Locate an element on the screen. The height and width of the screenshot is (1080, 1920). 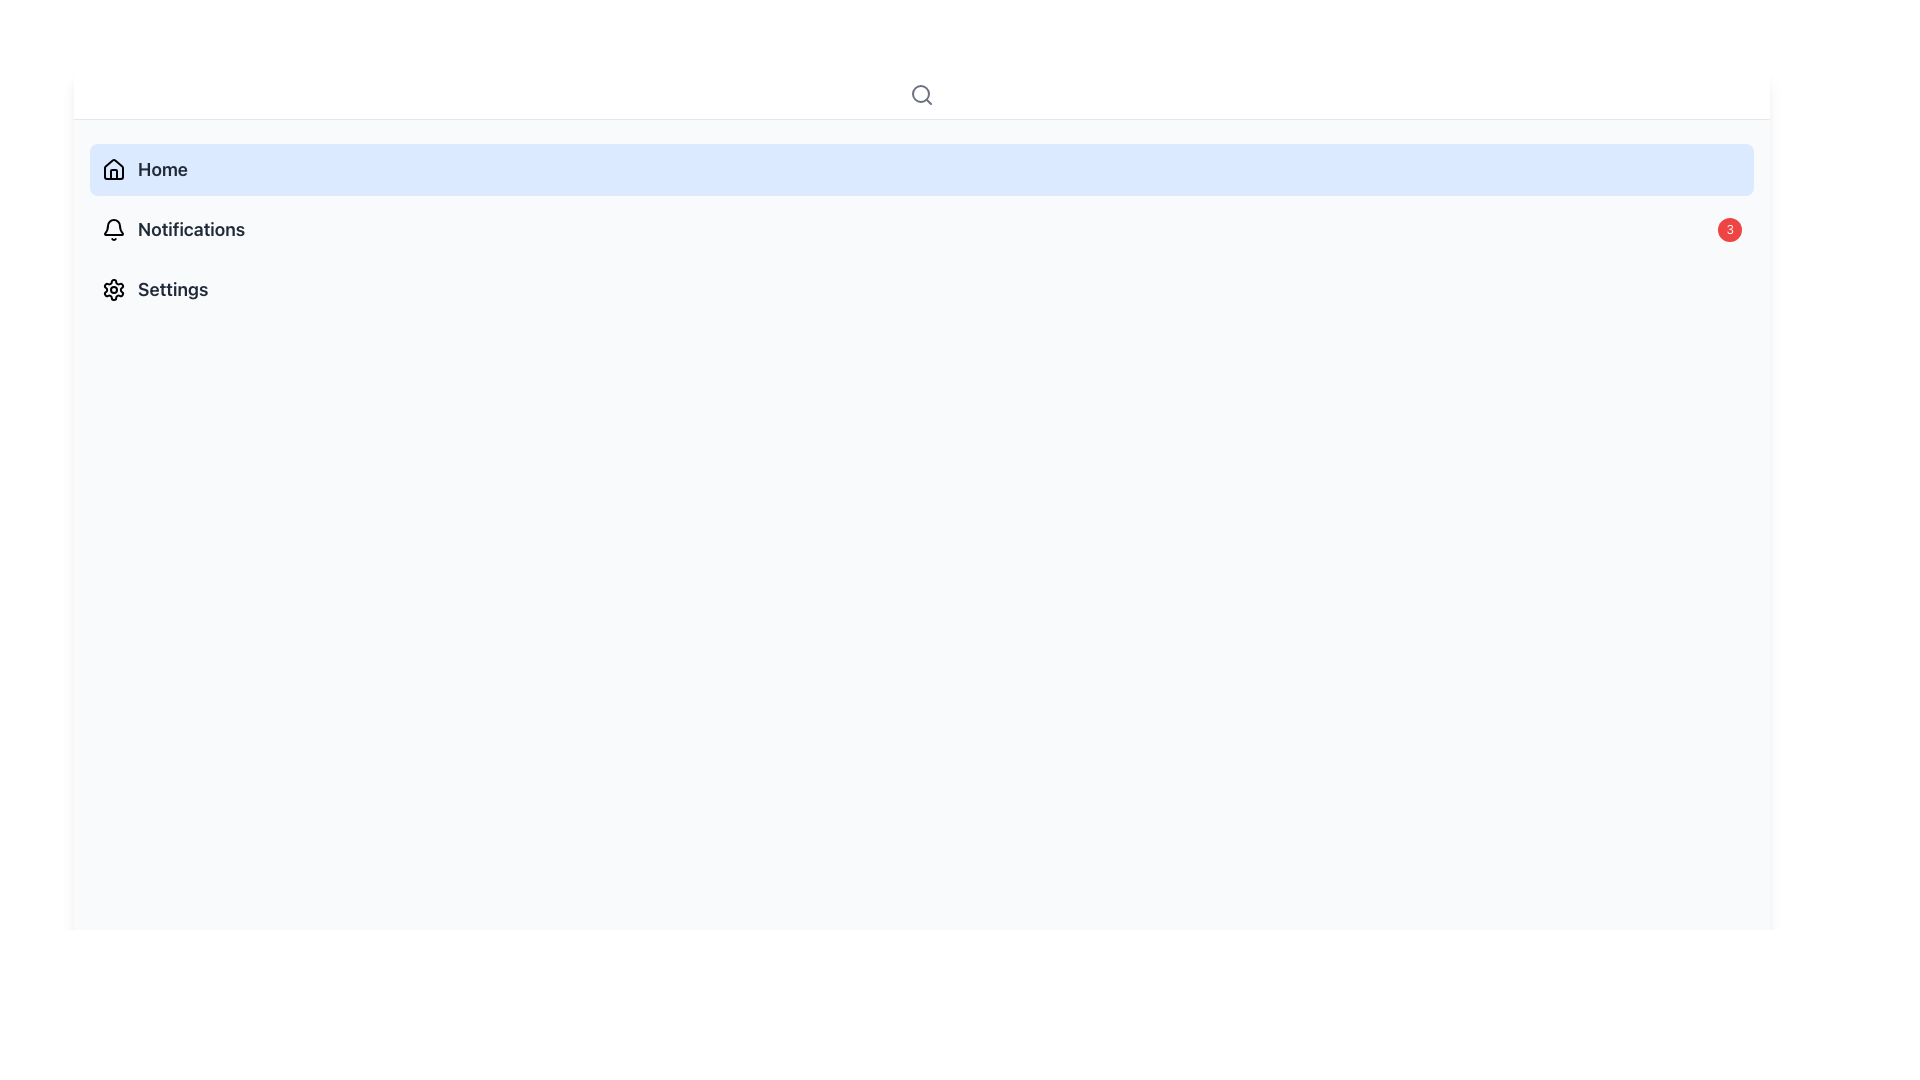
the 'Notifications' navigational link in the left sidebar panel is located at coordinates (173, 229).